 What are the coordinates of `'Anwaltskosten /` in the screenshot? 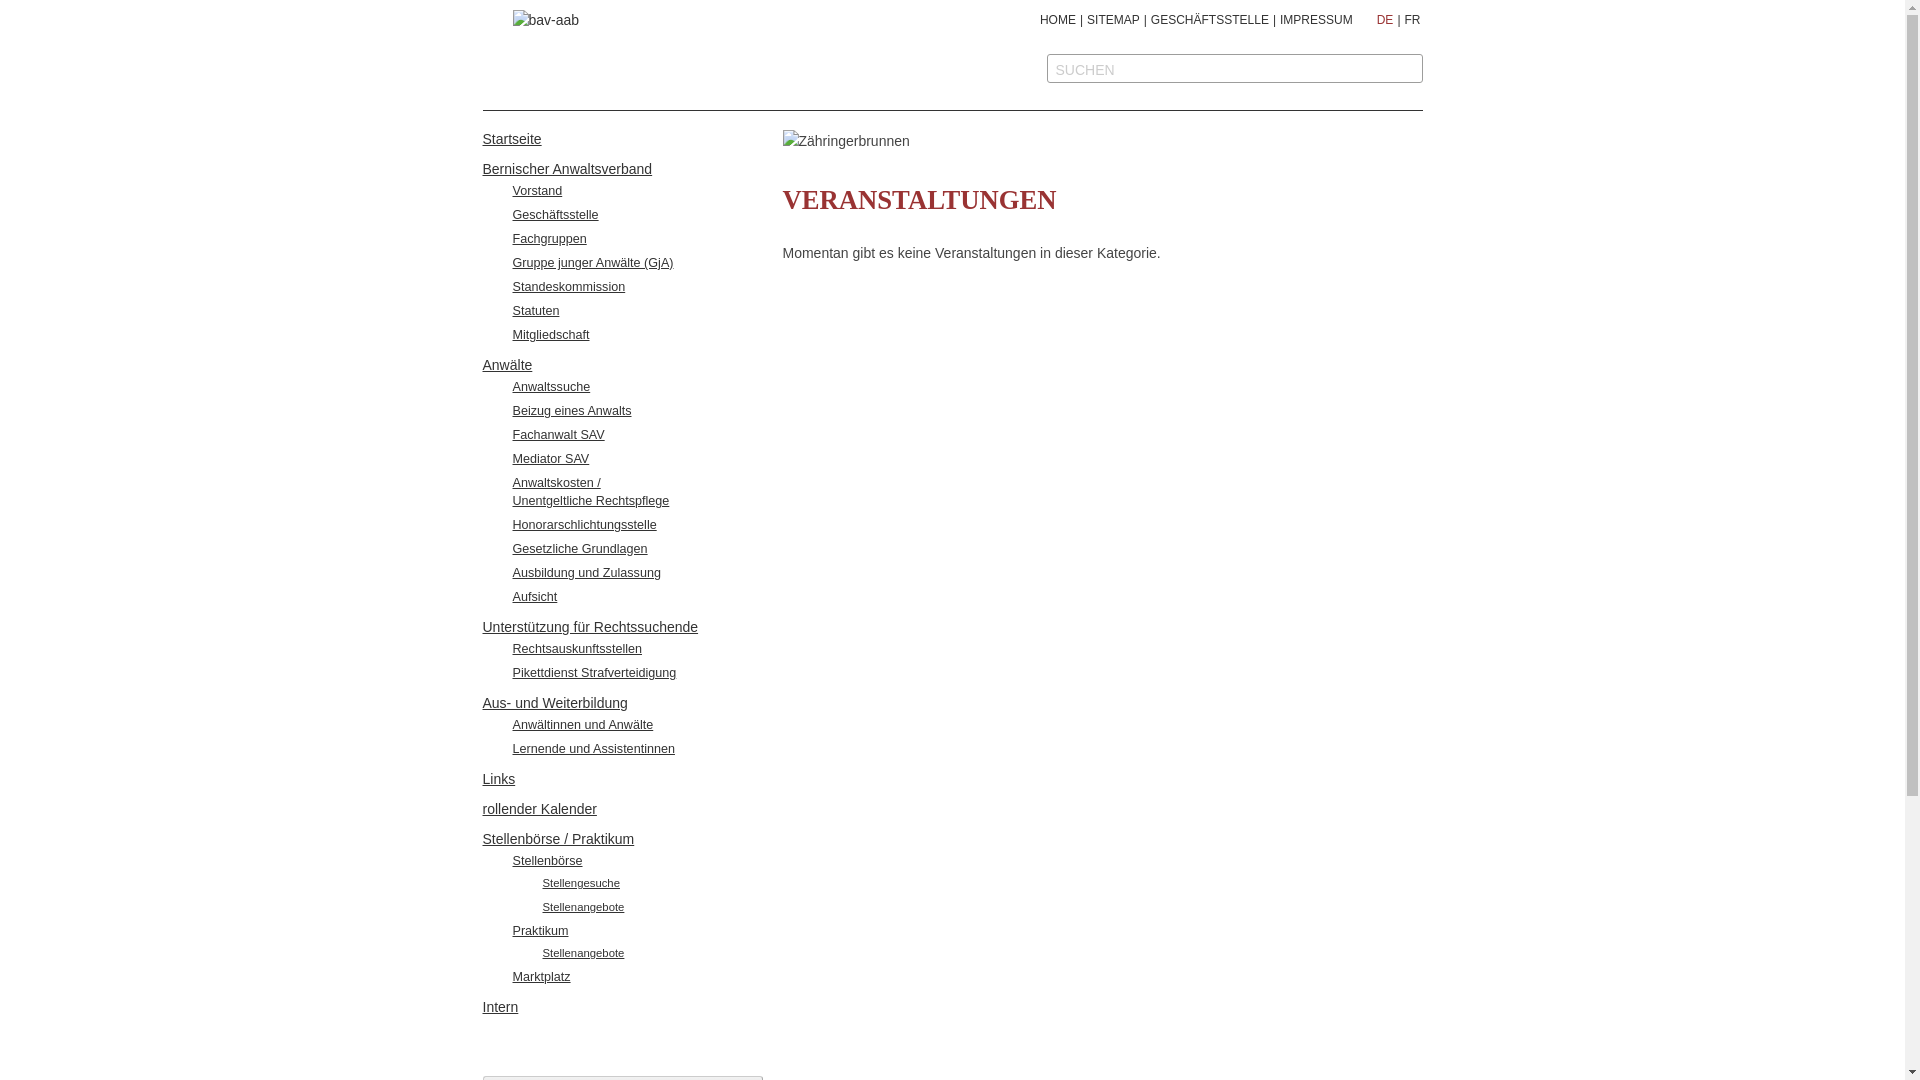 It's located at (589, 492).